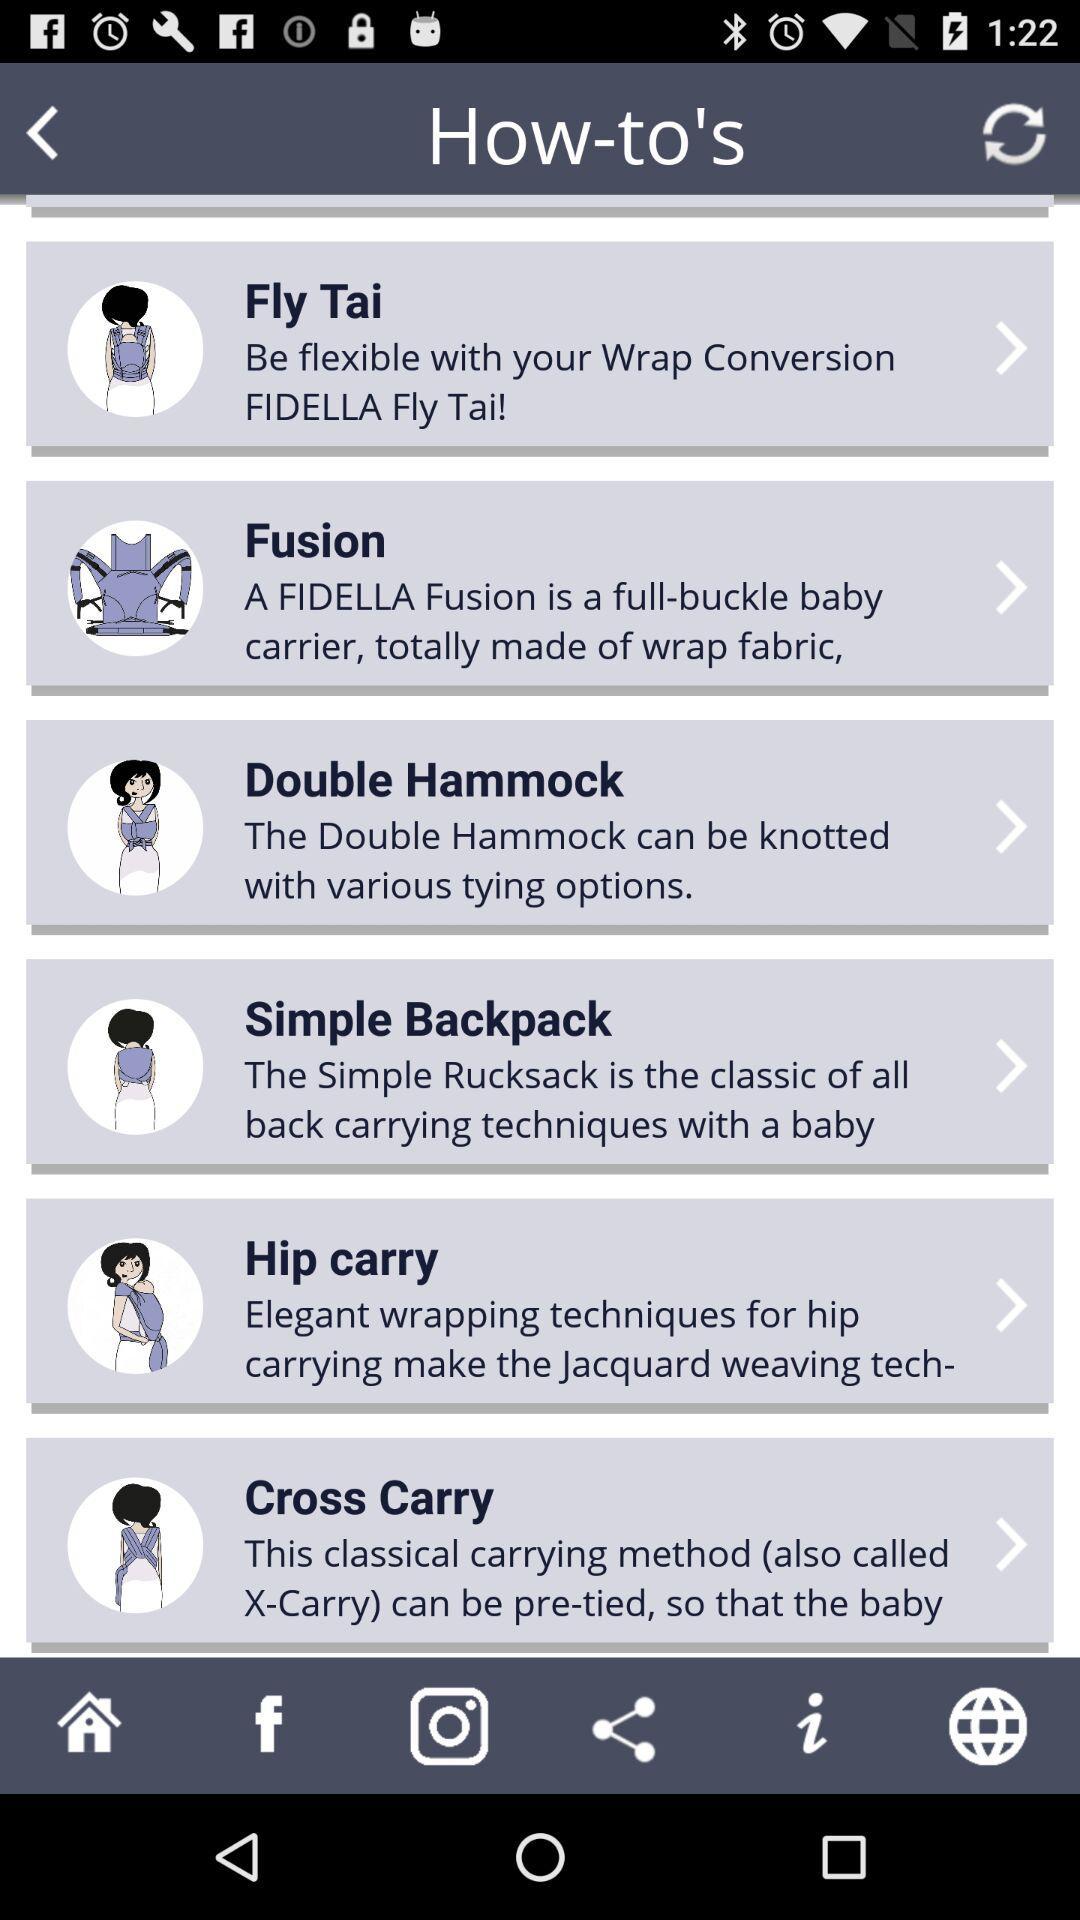  I want to click on facebook, so click(270, 1724).